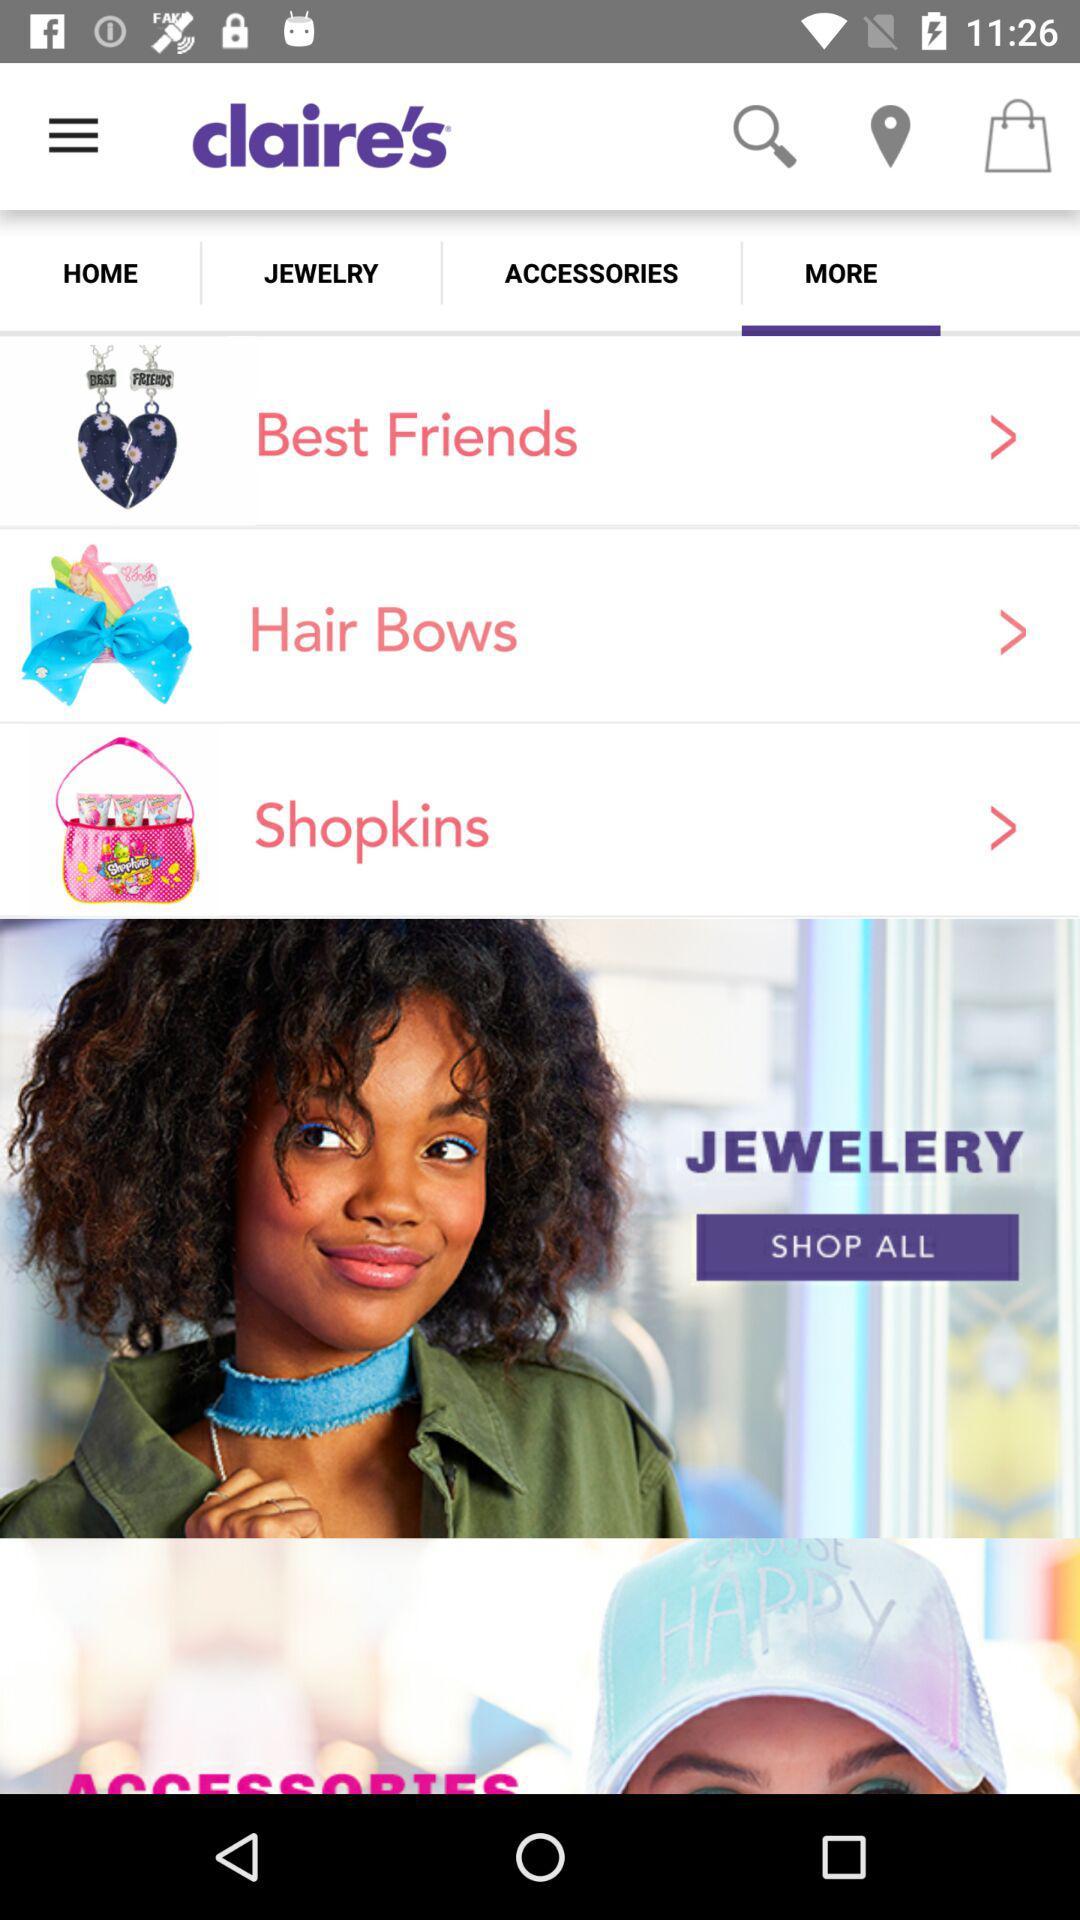 The image size is (1080, 1920). What do you see at coordinates (320, 272) in the screenshot?
I see `the icon next to the accessories app` at bounding box center [320, 272].